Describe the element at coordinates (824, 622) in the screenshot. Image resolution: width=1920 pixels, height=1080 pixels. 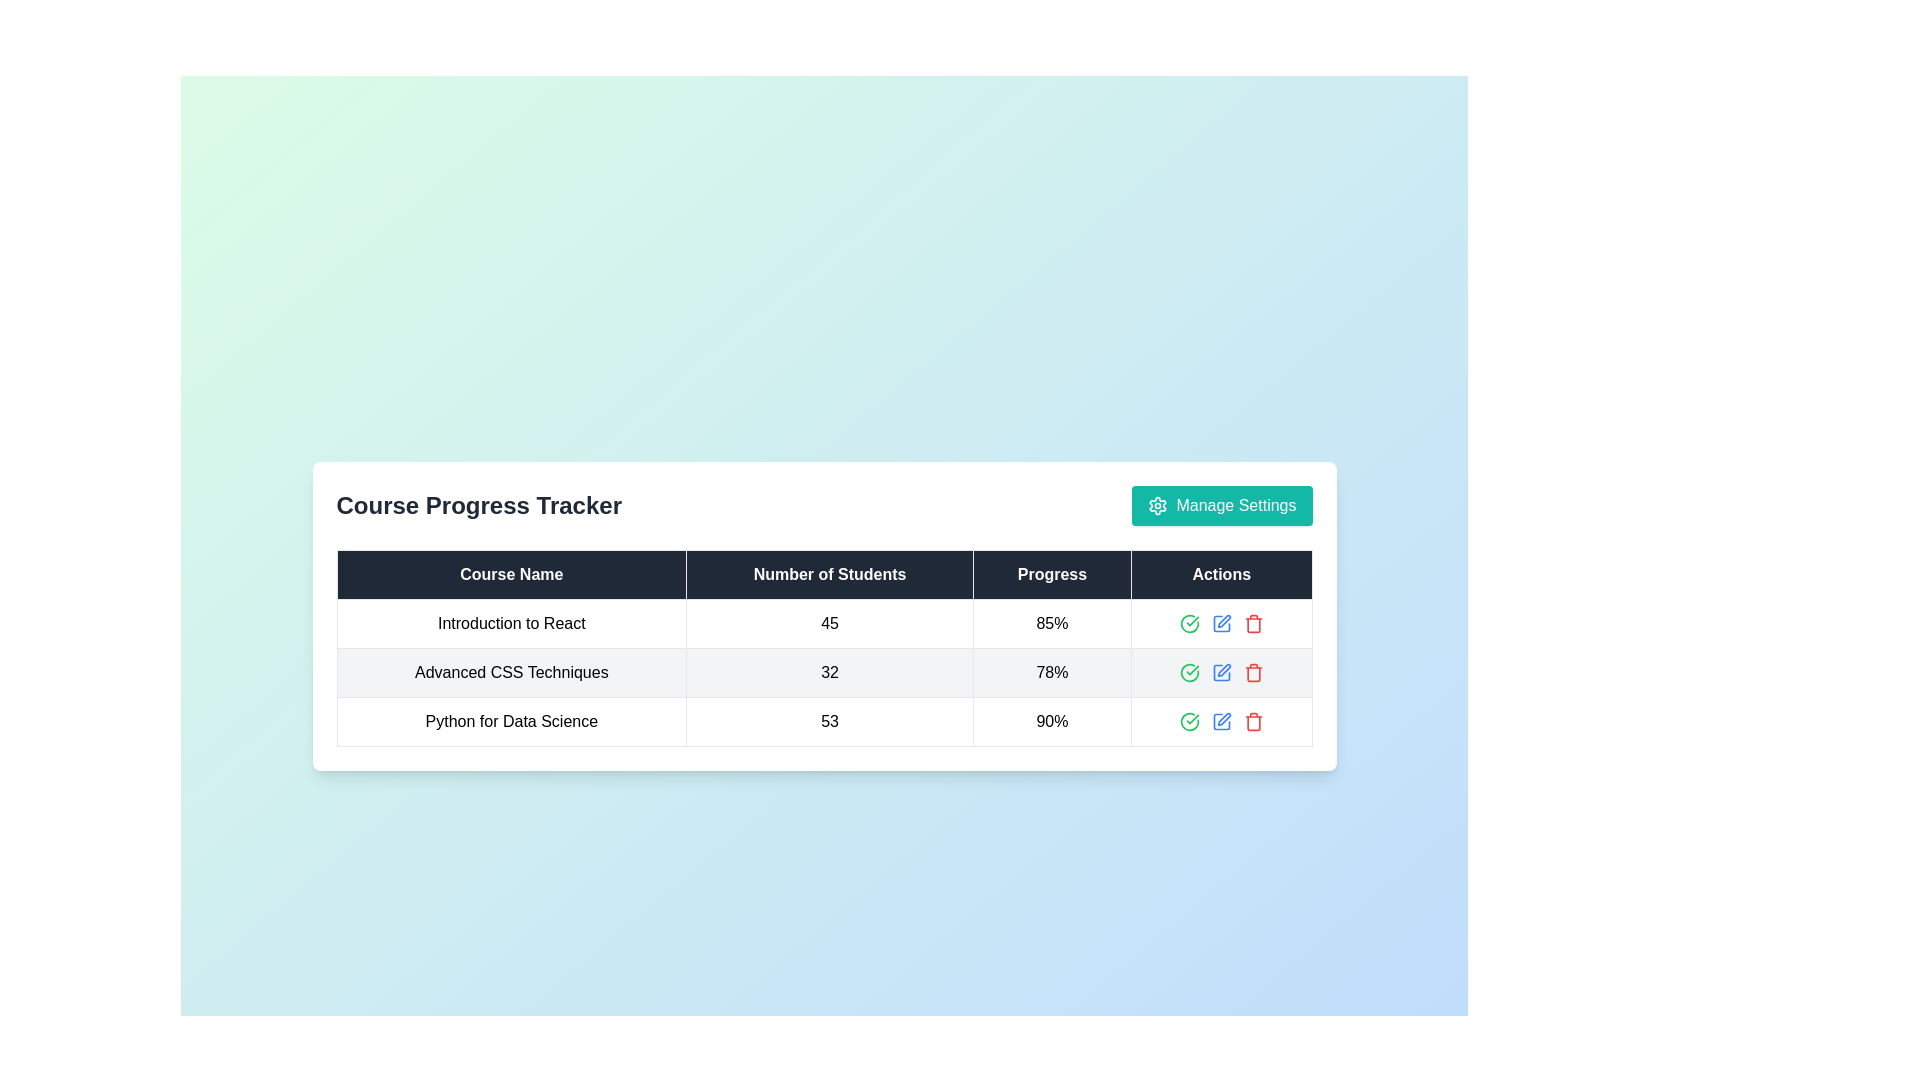
I see `the table row containing the course 'Introduction to React', which includes data such as the number '45' and percentage '85%', located above 'Advanced CSS Techniques'` at that location.